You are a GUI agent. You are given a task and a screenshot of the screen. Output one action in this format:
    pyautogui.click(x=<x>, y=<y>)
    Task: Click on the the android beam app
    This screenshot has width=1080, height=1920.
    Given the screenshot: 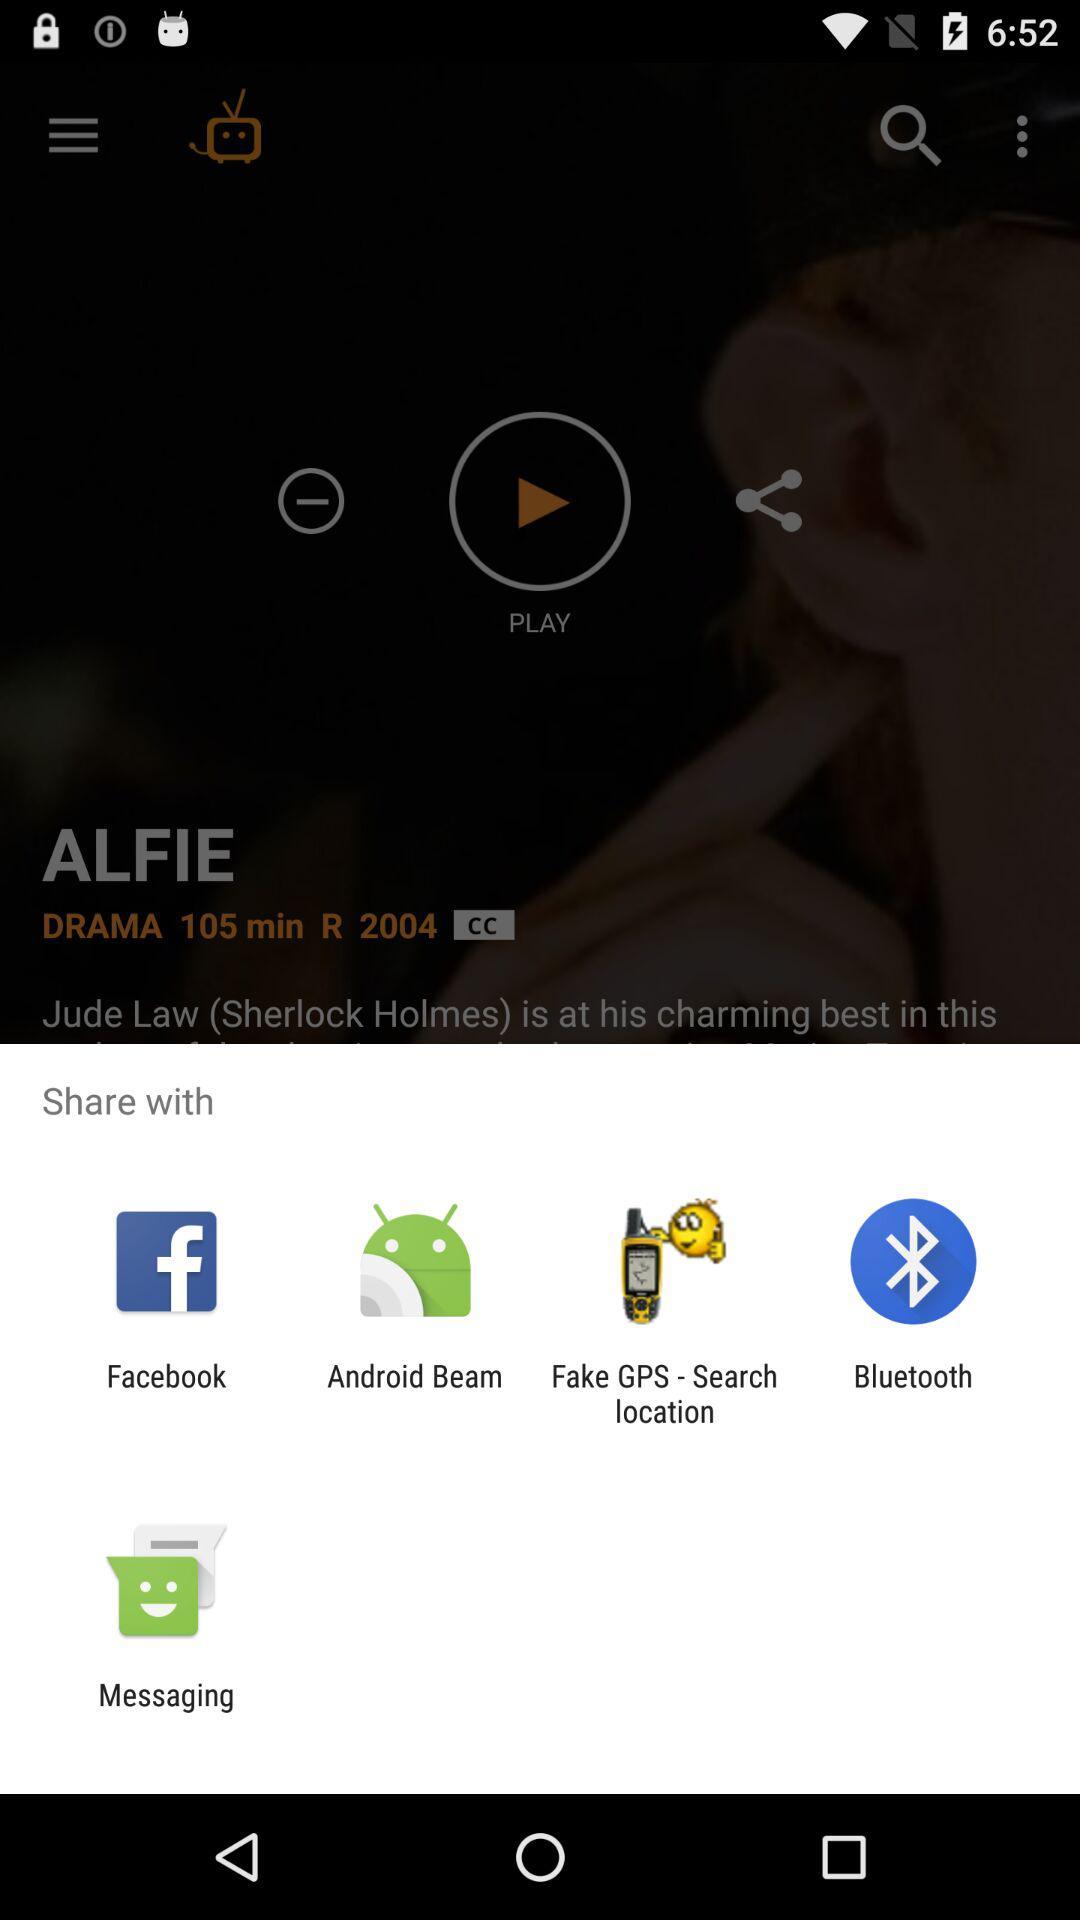 What is the action you would take?
    pyautogui.click(x=414, y=1392)
    